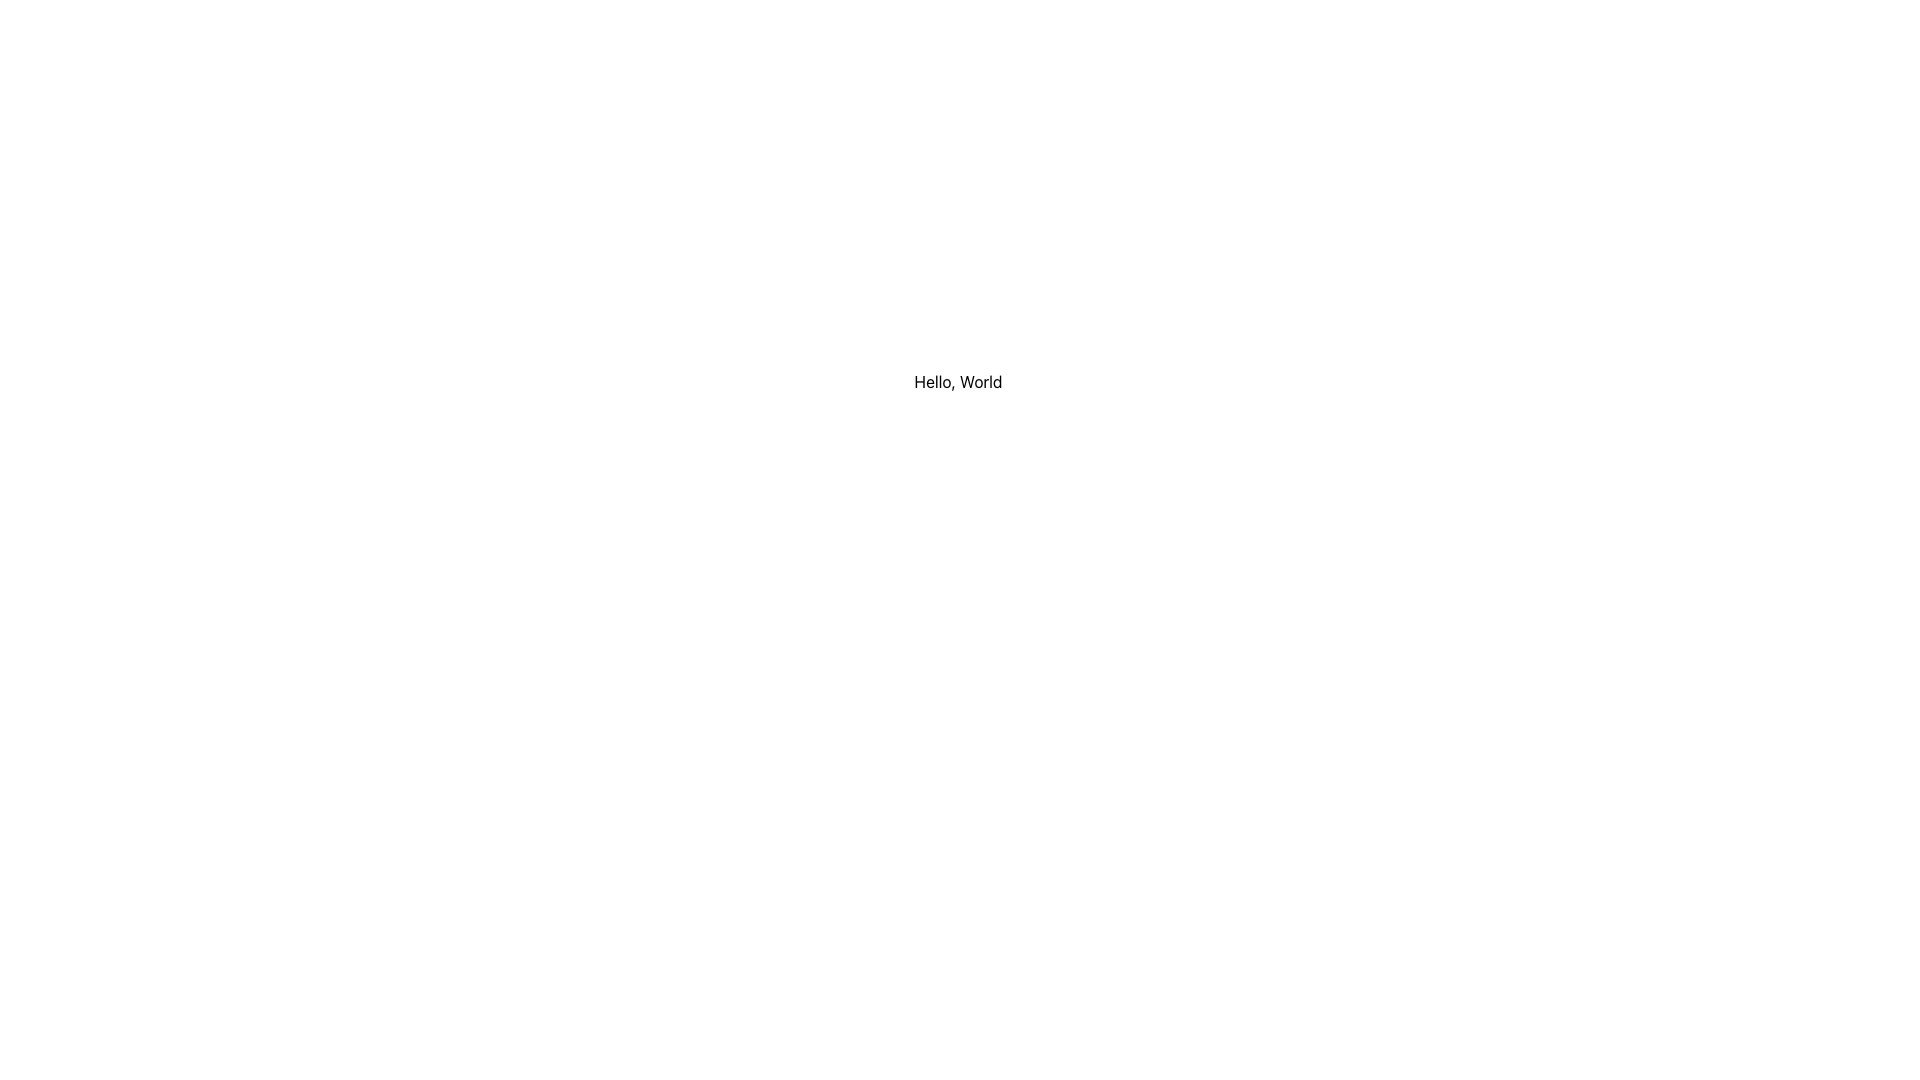 The height and width of the screenshot is (1080, 1920). I want to click on the static text display that shows 'Hello, World' to trigger potential tooltip or highlight effects, so click(957, 381).